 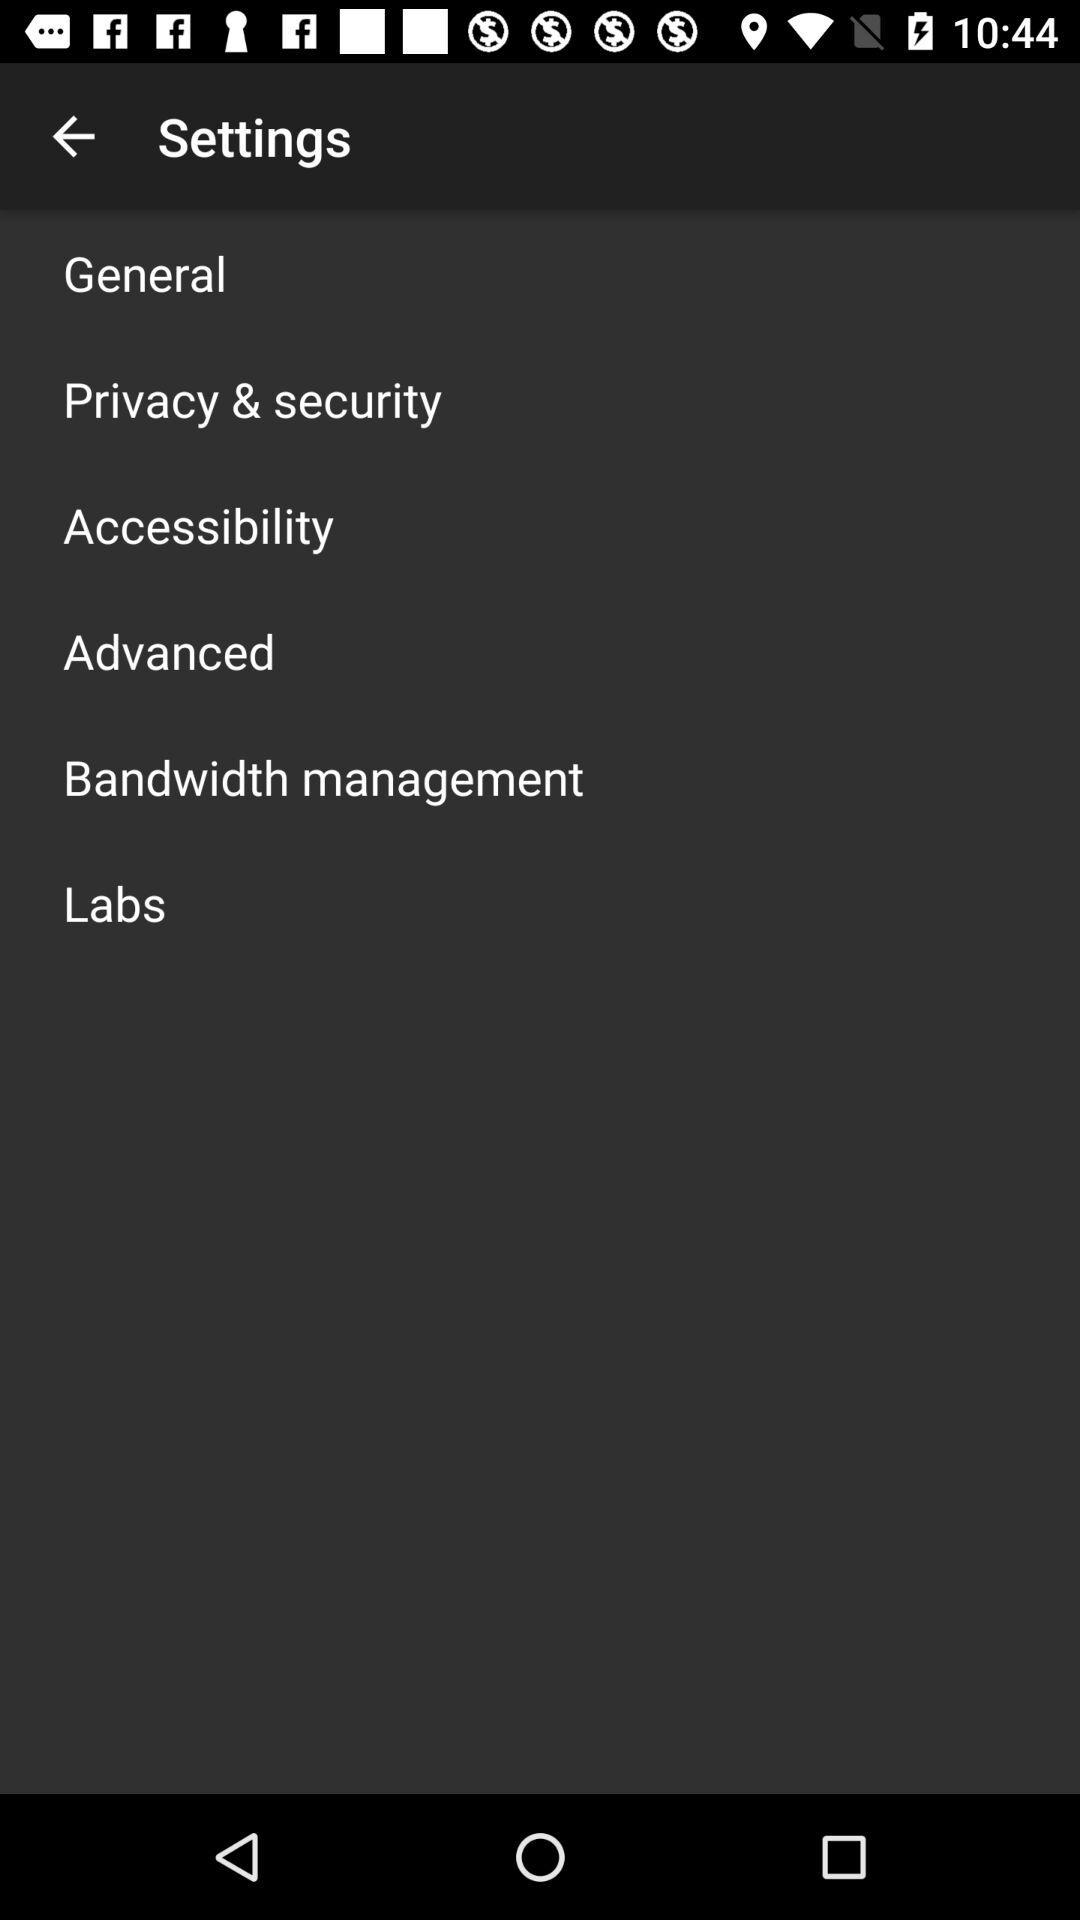 What do you see at coordinates (322, 776) in the screenshot?
I see `the bandwidth management icon` at bounding box center [322, 776].